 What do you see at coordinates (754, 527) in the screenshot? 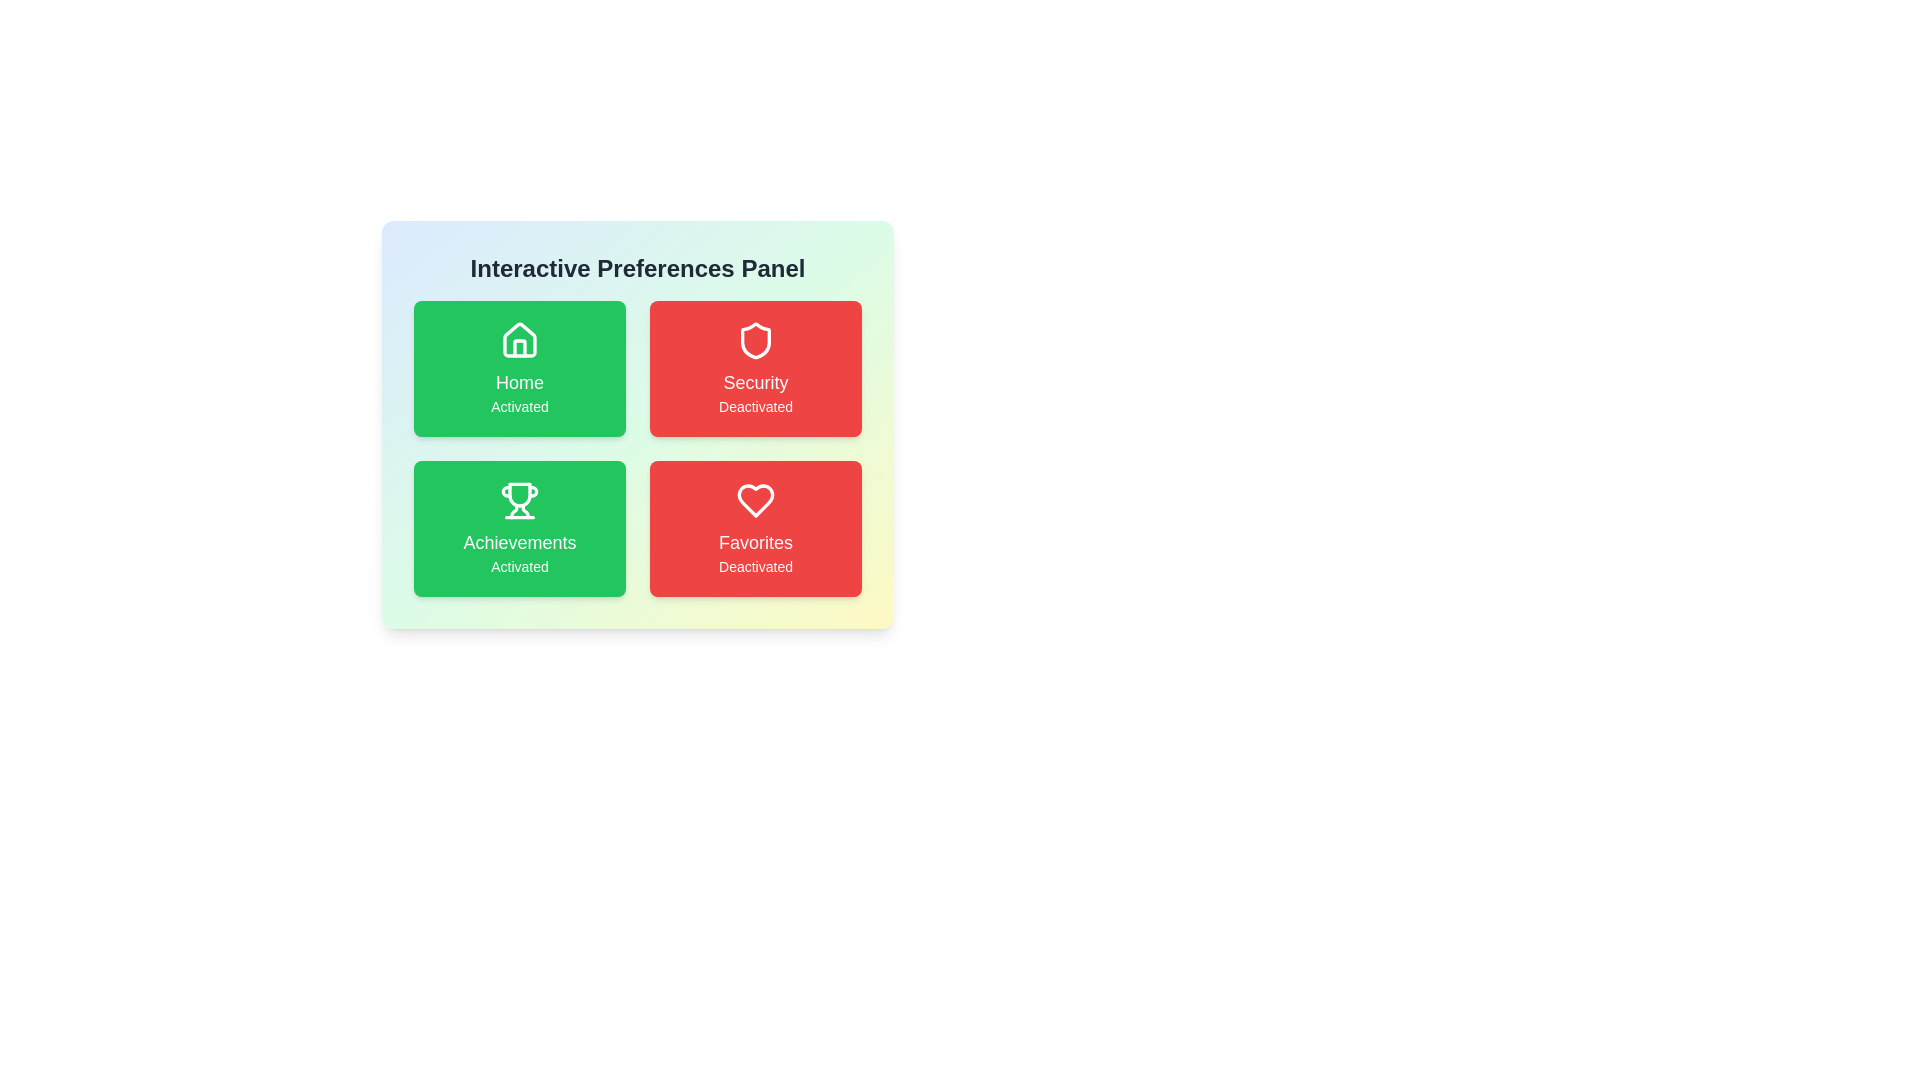
I see `the Favorites card` at bounding box center [754, 527].